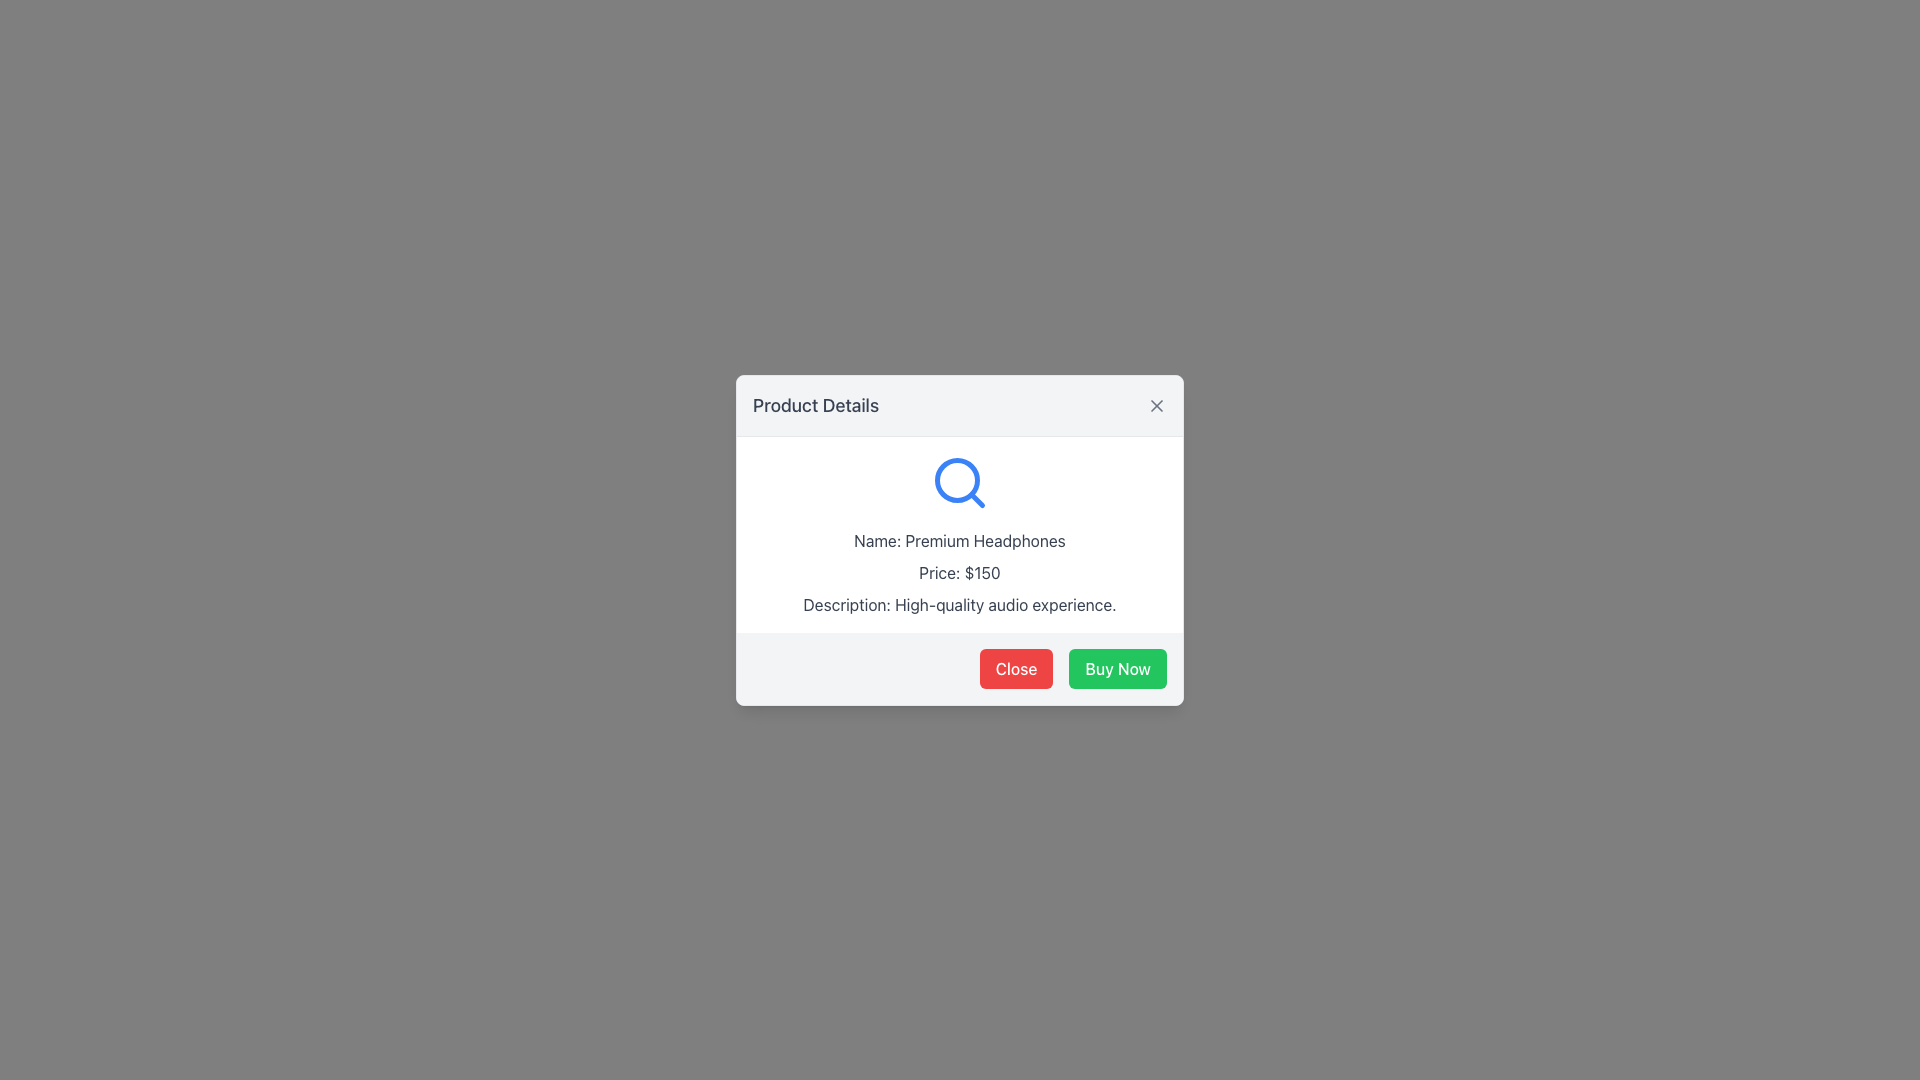  I want to click on the 'Buy Now' button, which is a green button with white text located at the bottom-right corner of the dialog box, so click(1117, 668).